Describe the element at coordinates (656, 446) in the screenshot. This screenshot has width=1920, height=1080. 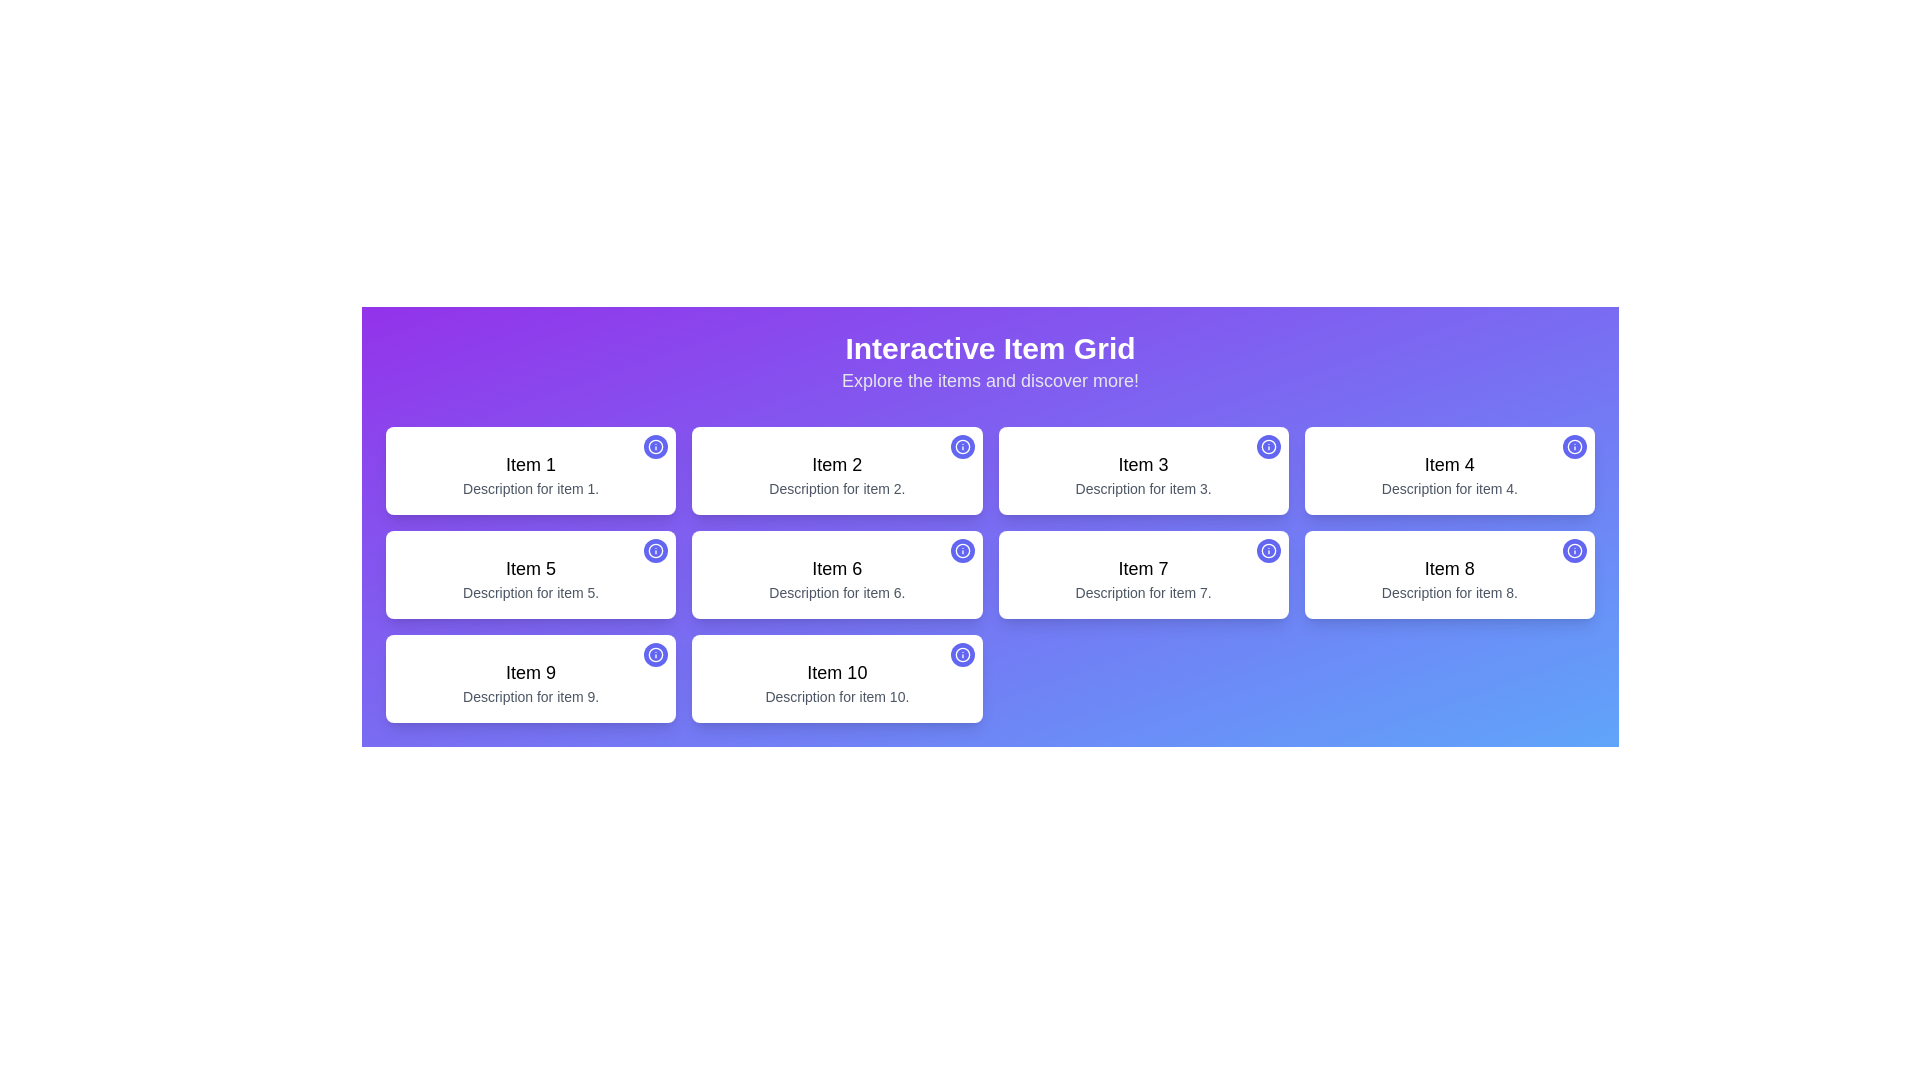
I see `the button located in the top-right corner of the card labeled 'Item 1'` at that location.